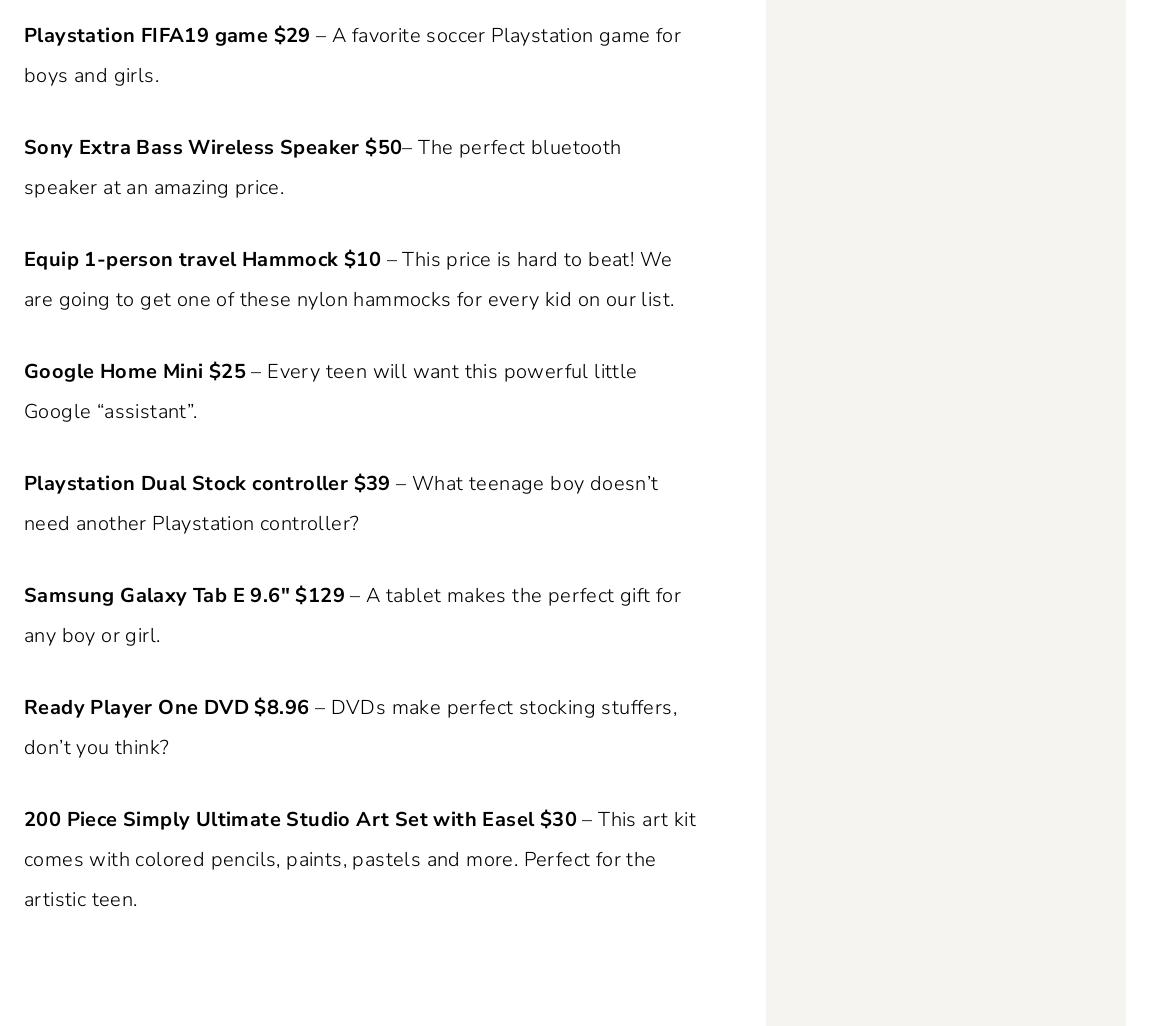  What do you see at coordinates (300, 818) in the screenshot?
I see `'200 Piece Simply Ultimate Studio Art Set with Easel $30'` at bounding box center [300, 818].